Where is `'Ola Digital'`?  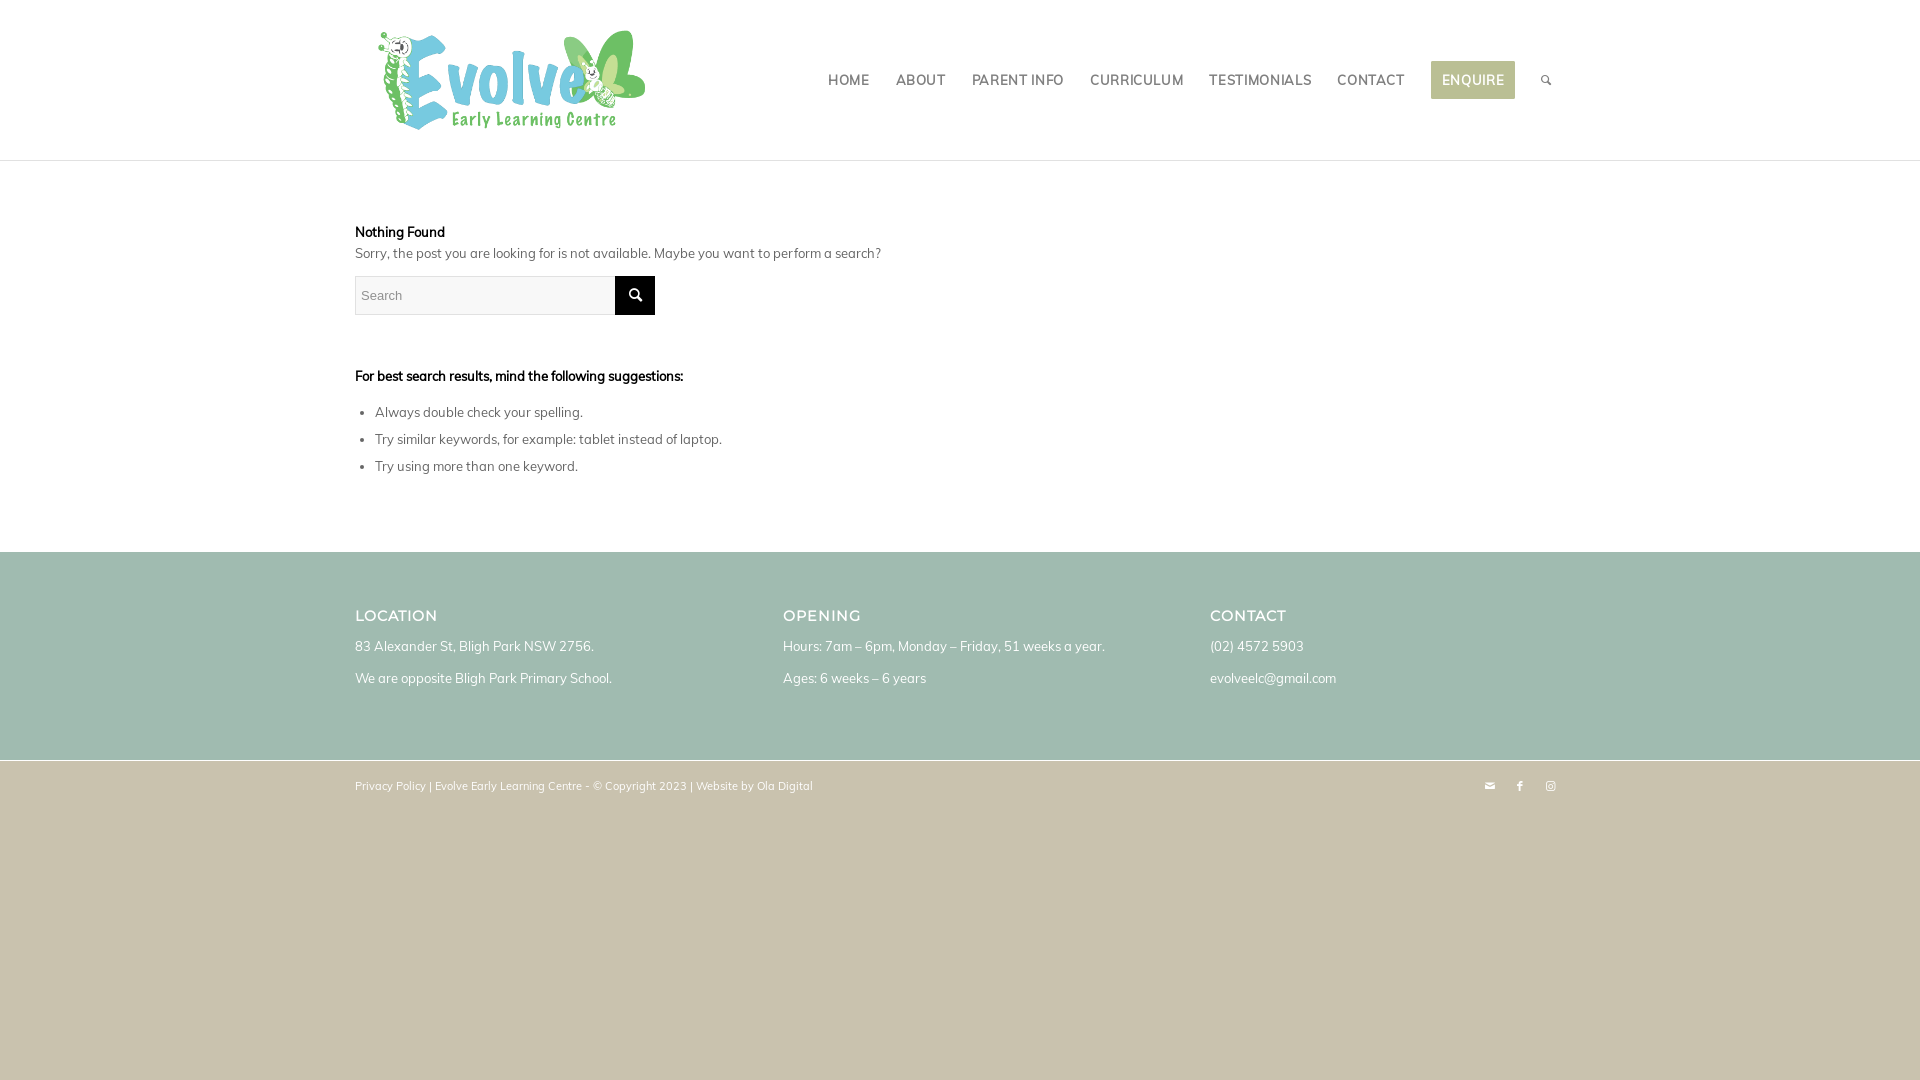
'Ola Digital' is located at coordinates (784, 785).